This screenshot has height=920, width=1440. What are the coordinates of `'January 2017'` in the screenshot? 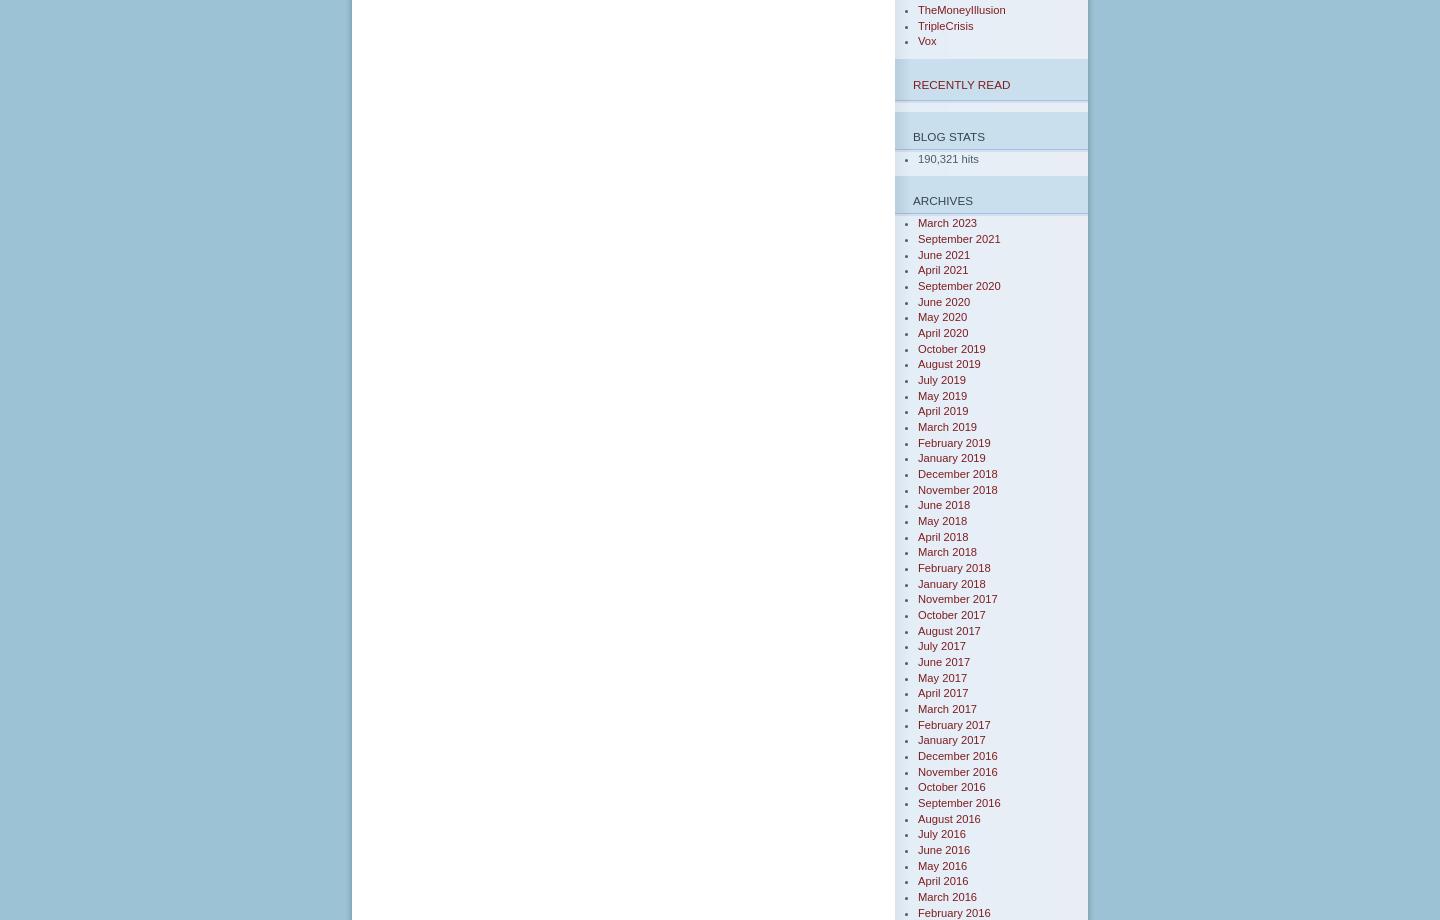 It's located at (951, 739).